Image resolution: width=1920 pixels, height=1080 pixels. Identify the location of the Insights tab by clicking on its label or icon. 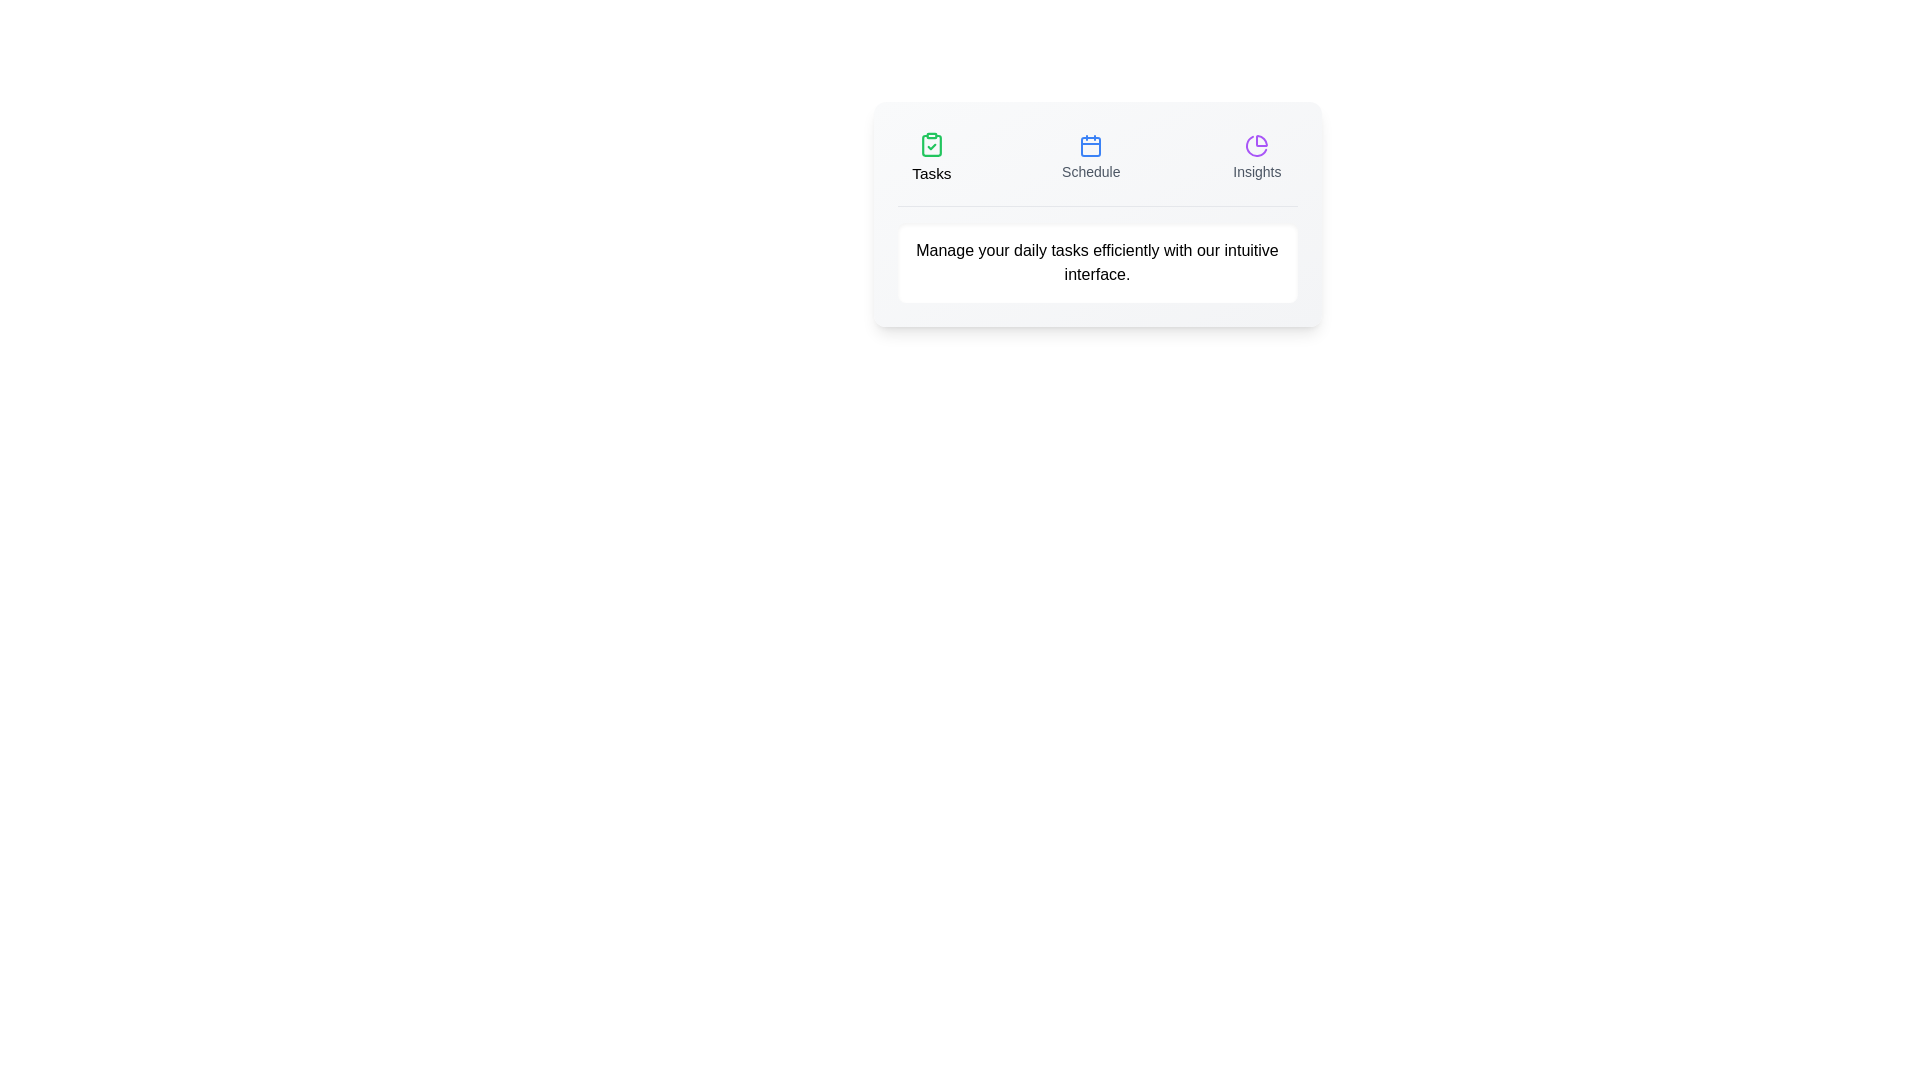
(1256, 157).